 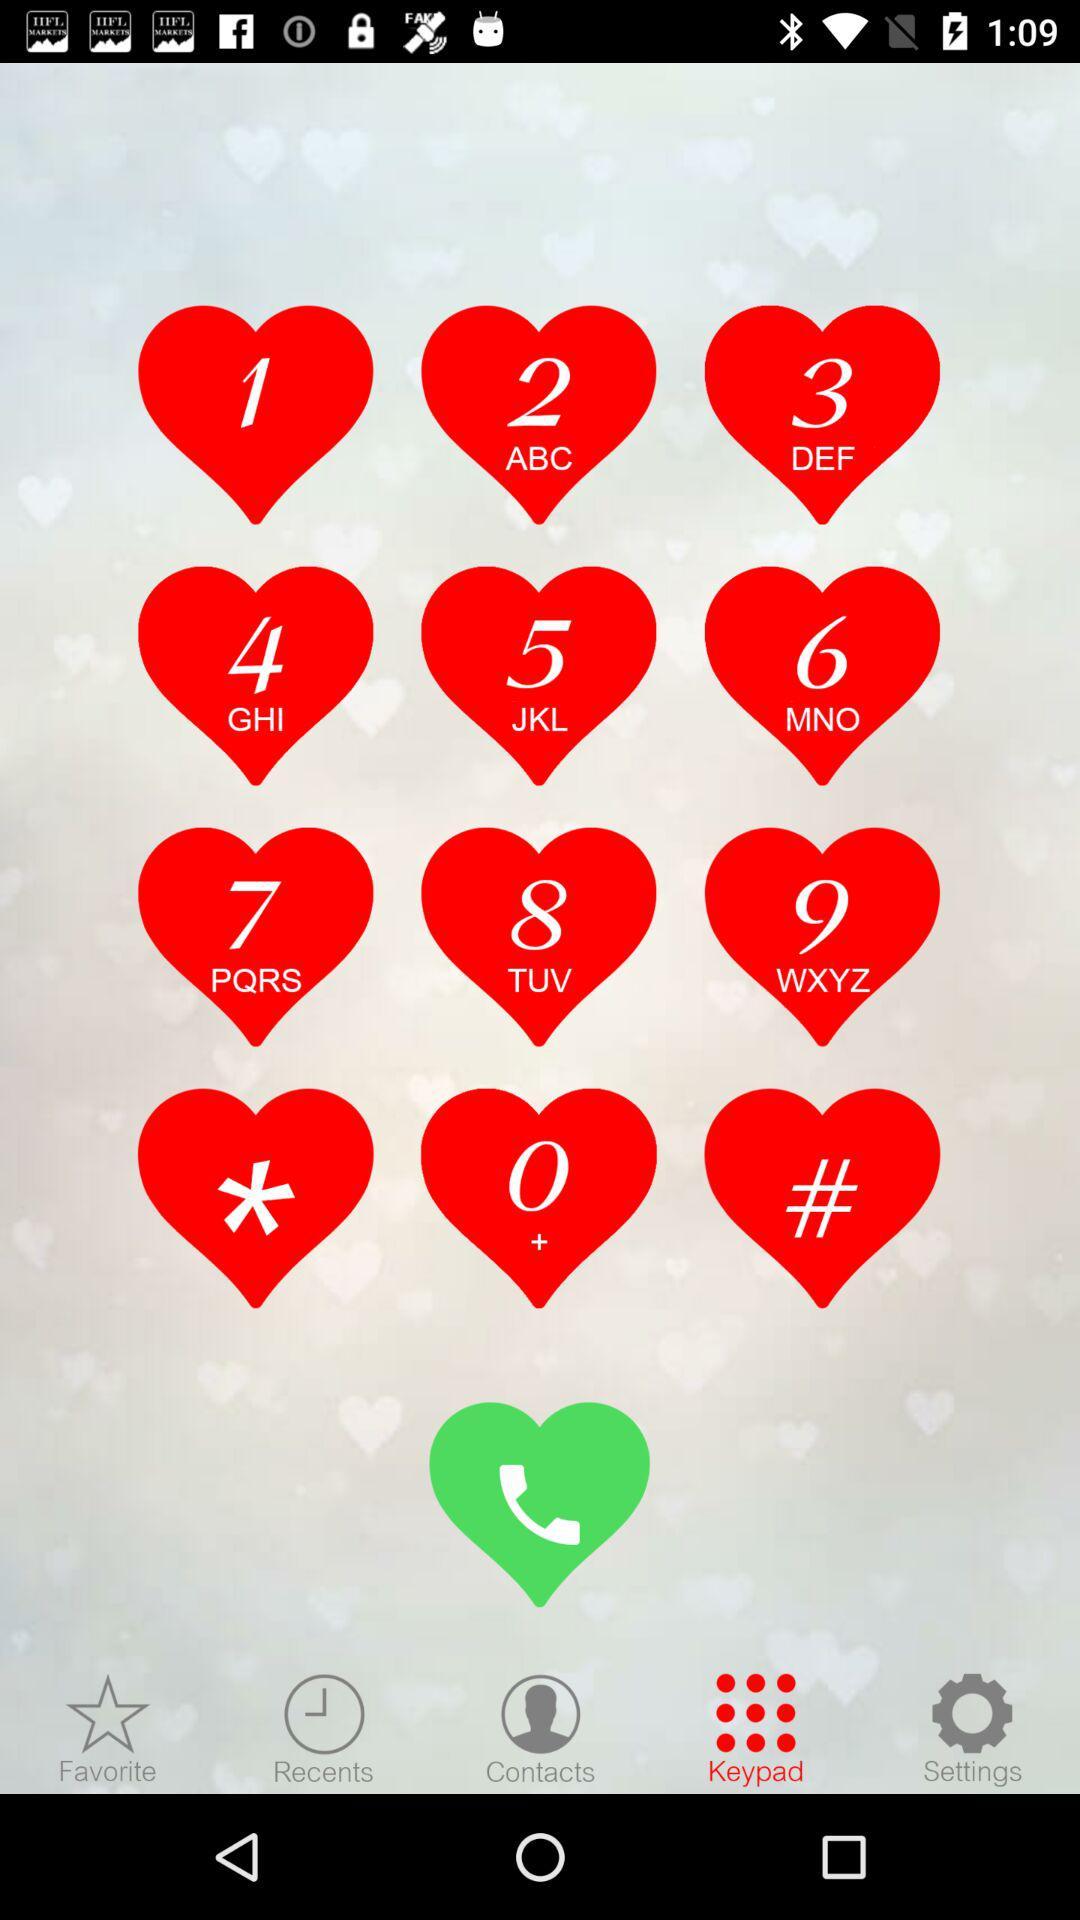 I want to click on press 4, so click(x=255, y=675).